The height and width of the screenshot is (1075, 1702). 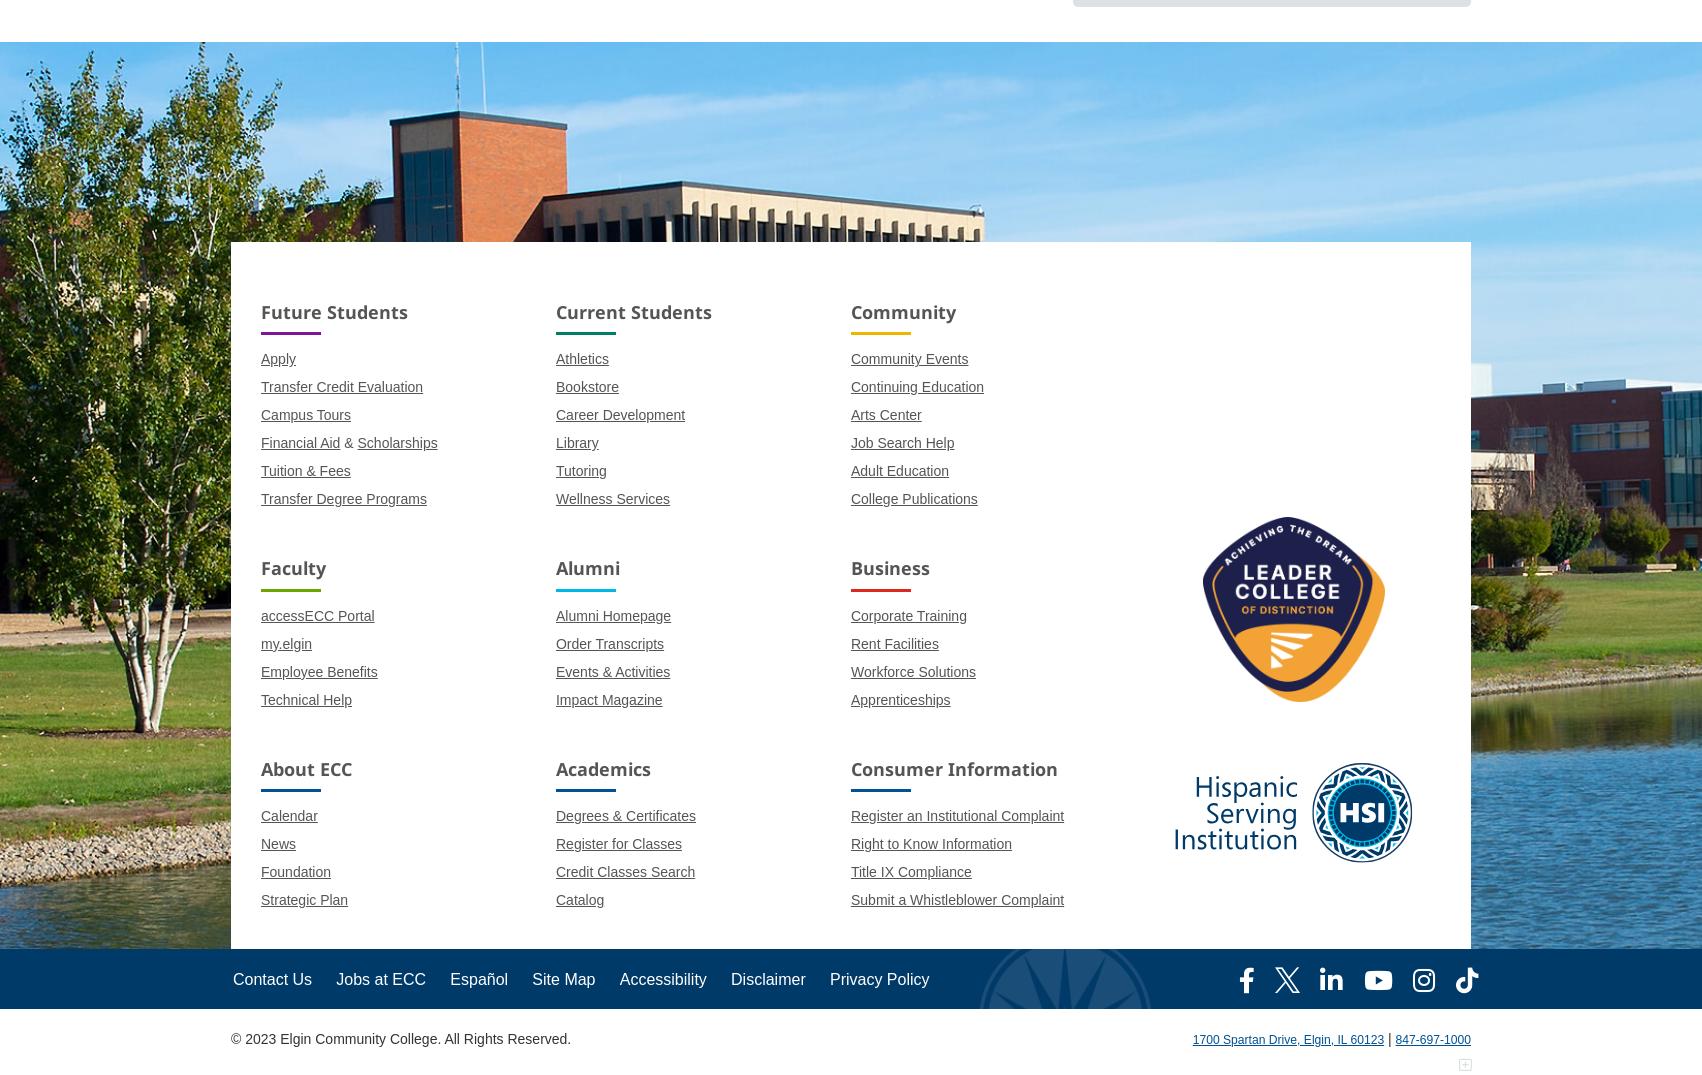 What do you see at coordinates (304, 898) in the screenshot?
I see `'Strategic Plan'` at bounding box center [304, 898].